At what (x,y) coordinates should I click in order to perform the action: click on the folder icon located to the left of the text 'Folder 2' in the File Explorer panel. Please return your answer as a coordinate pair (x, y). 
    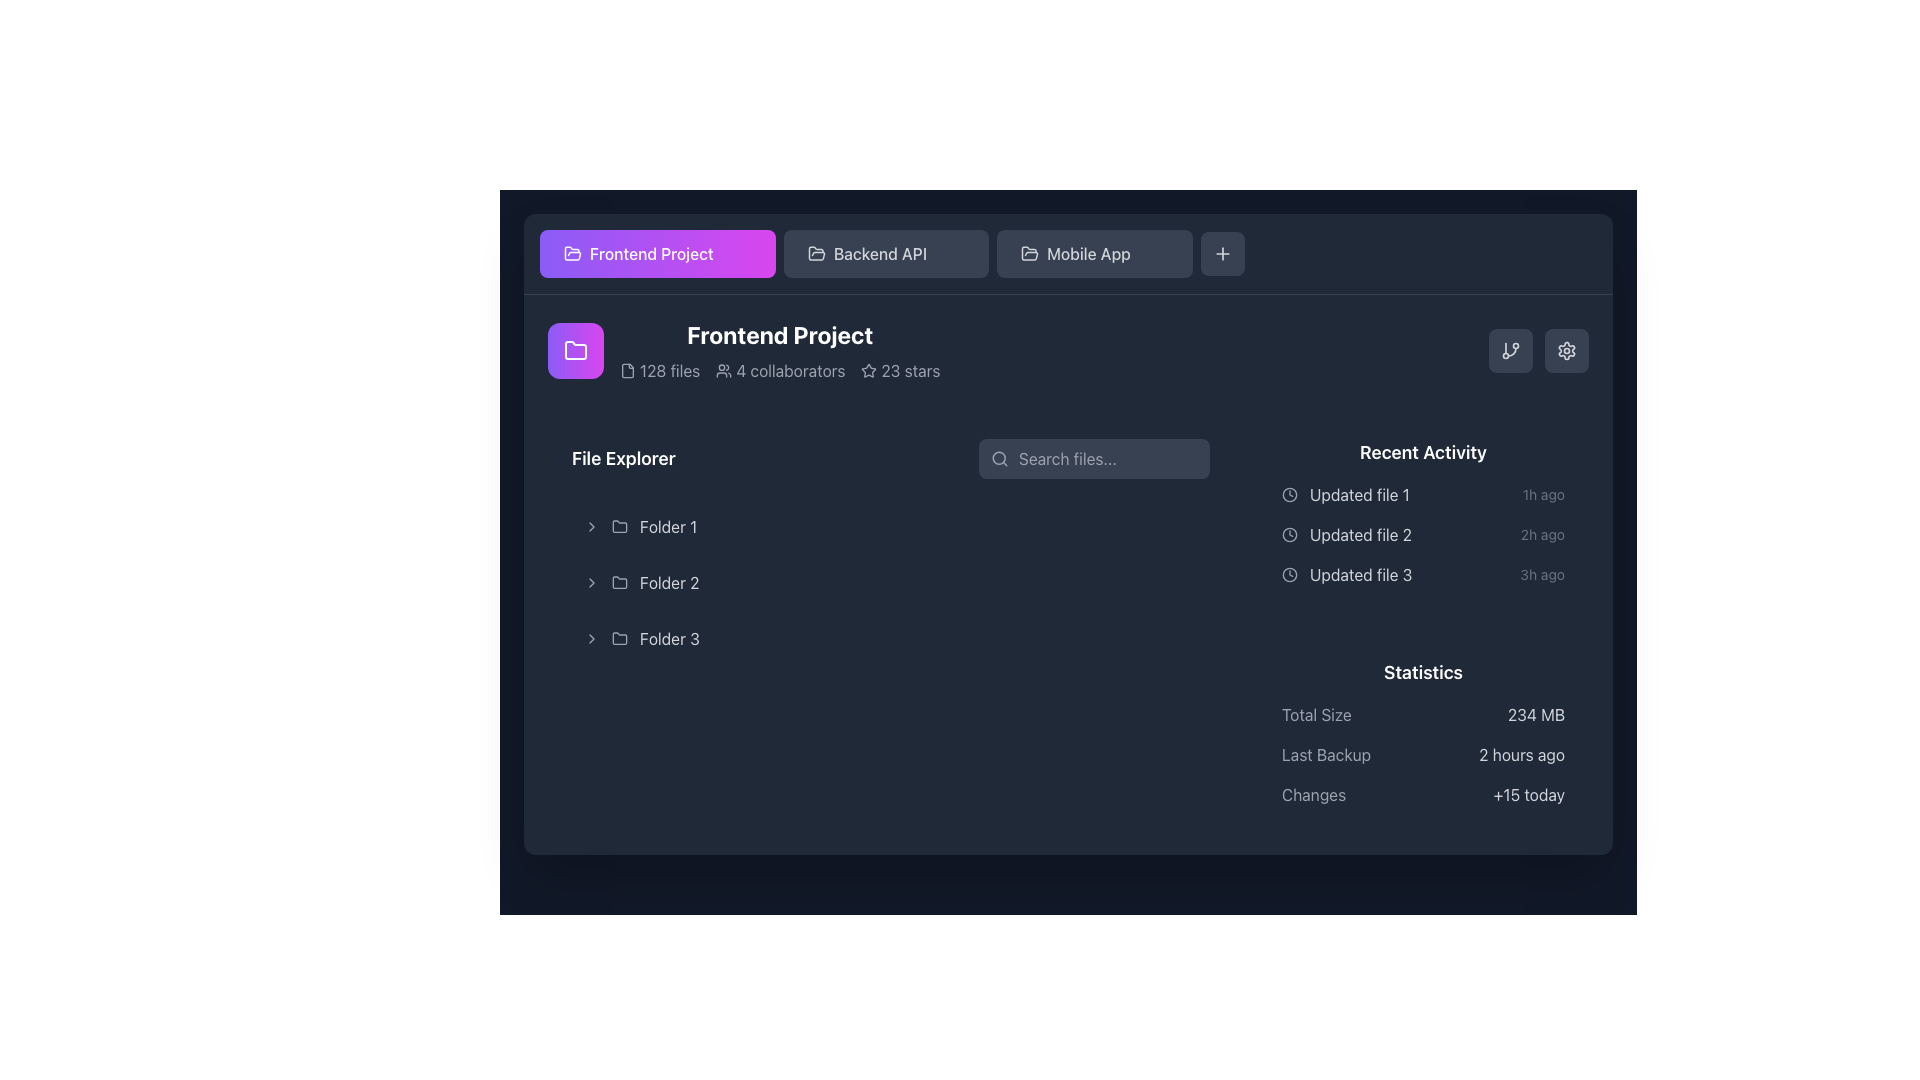
    Looking at the image, I should click on (618, 582).